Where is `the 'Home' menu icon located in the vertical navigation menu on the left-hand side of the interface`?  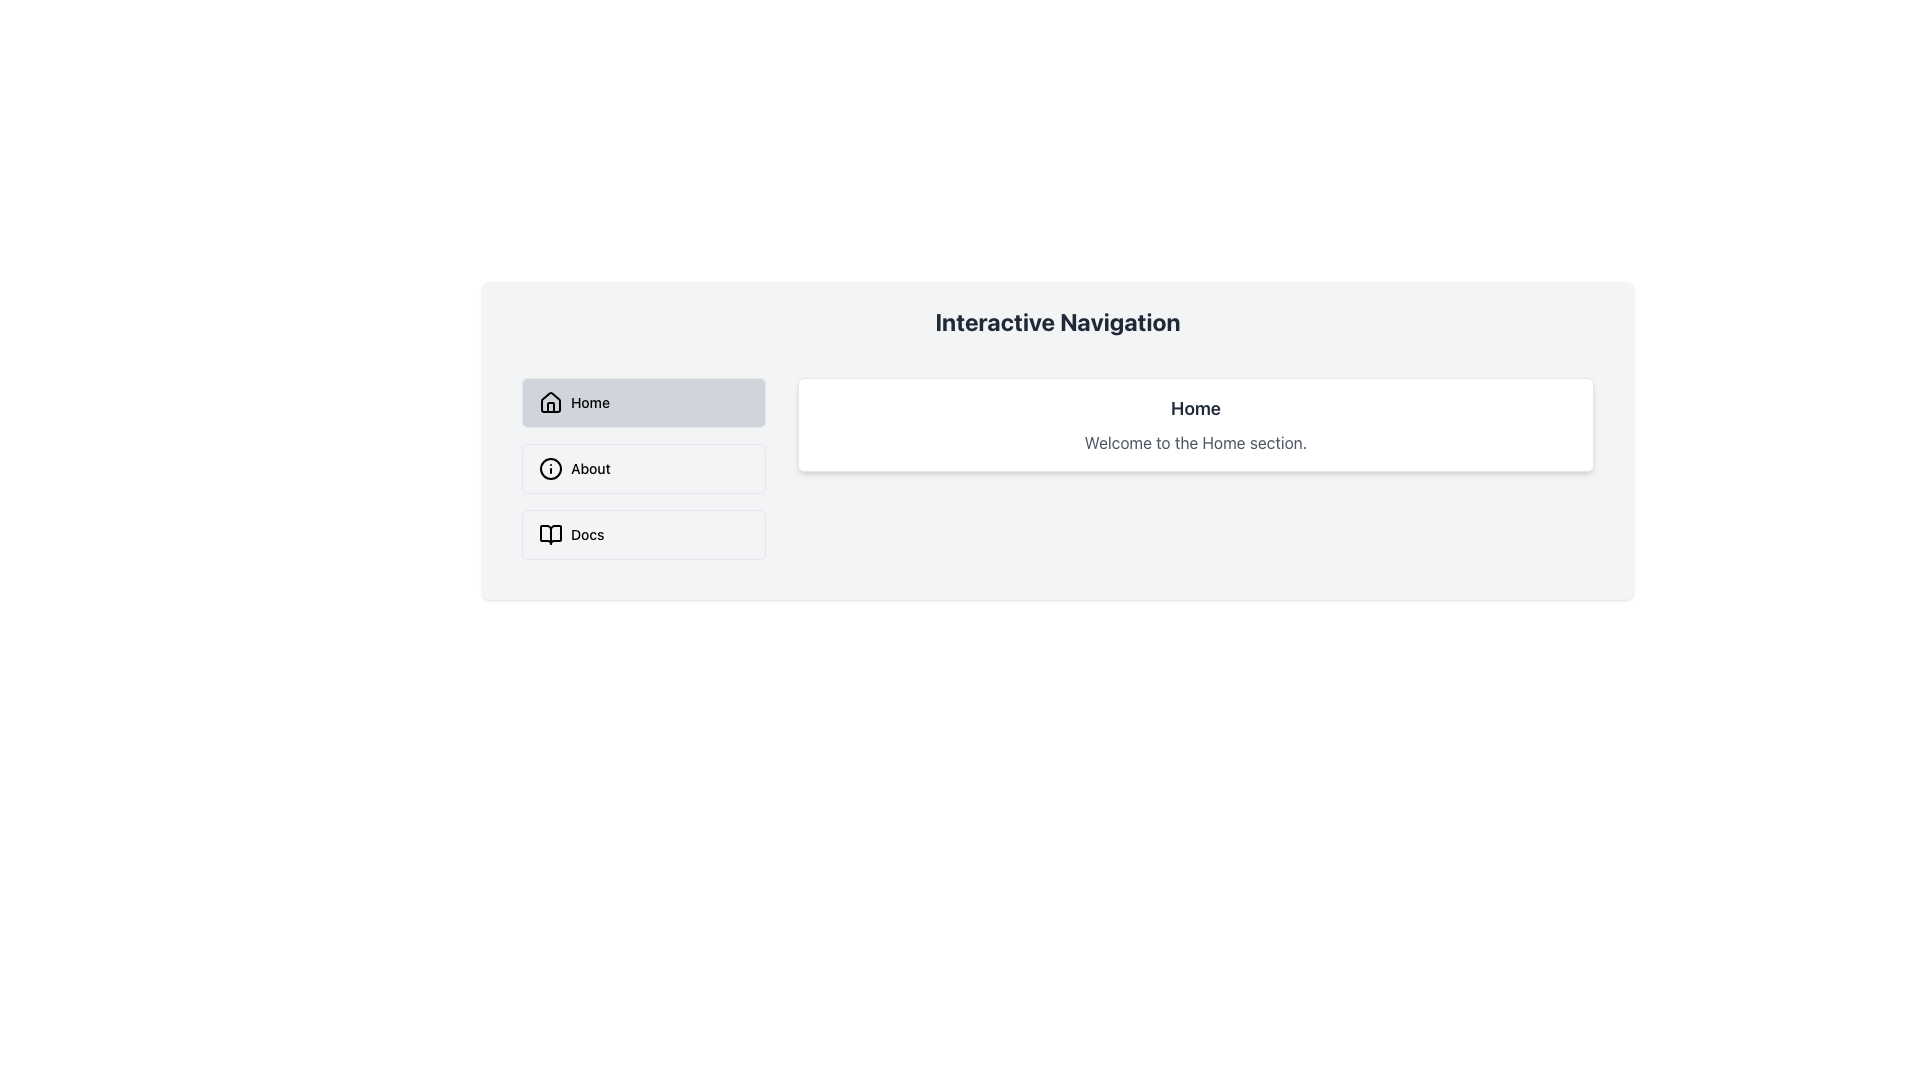
the 'Home' menu icon located in the vertical navigation menu on the left-hand side of the interface is located at coordinates (551, 401).